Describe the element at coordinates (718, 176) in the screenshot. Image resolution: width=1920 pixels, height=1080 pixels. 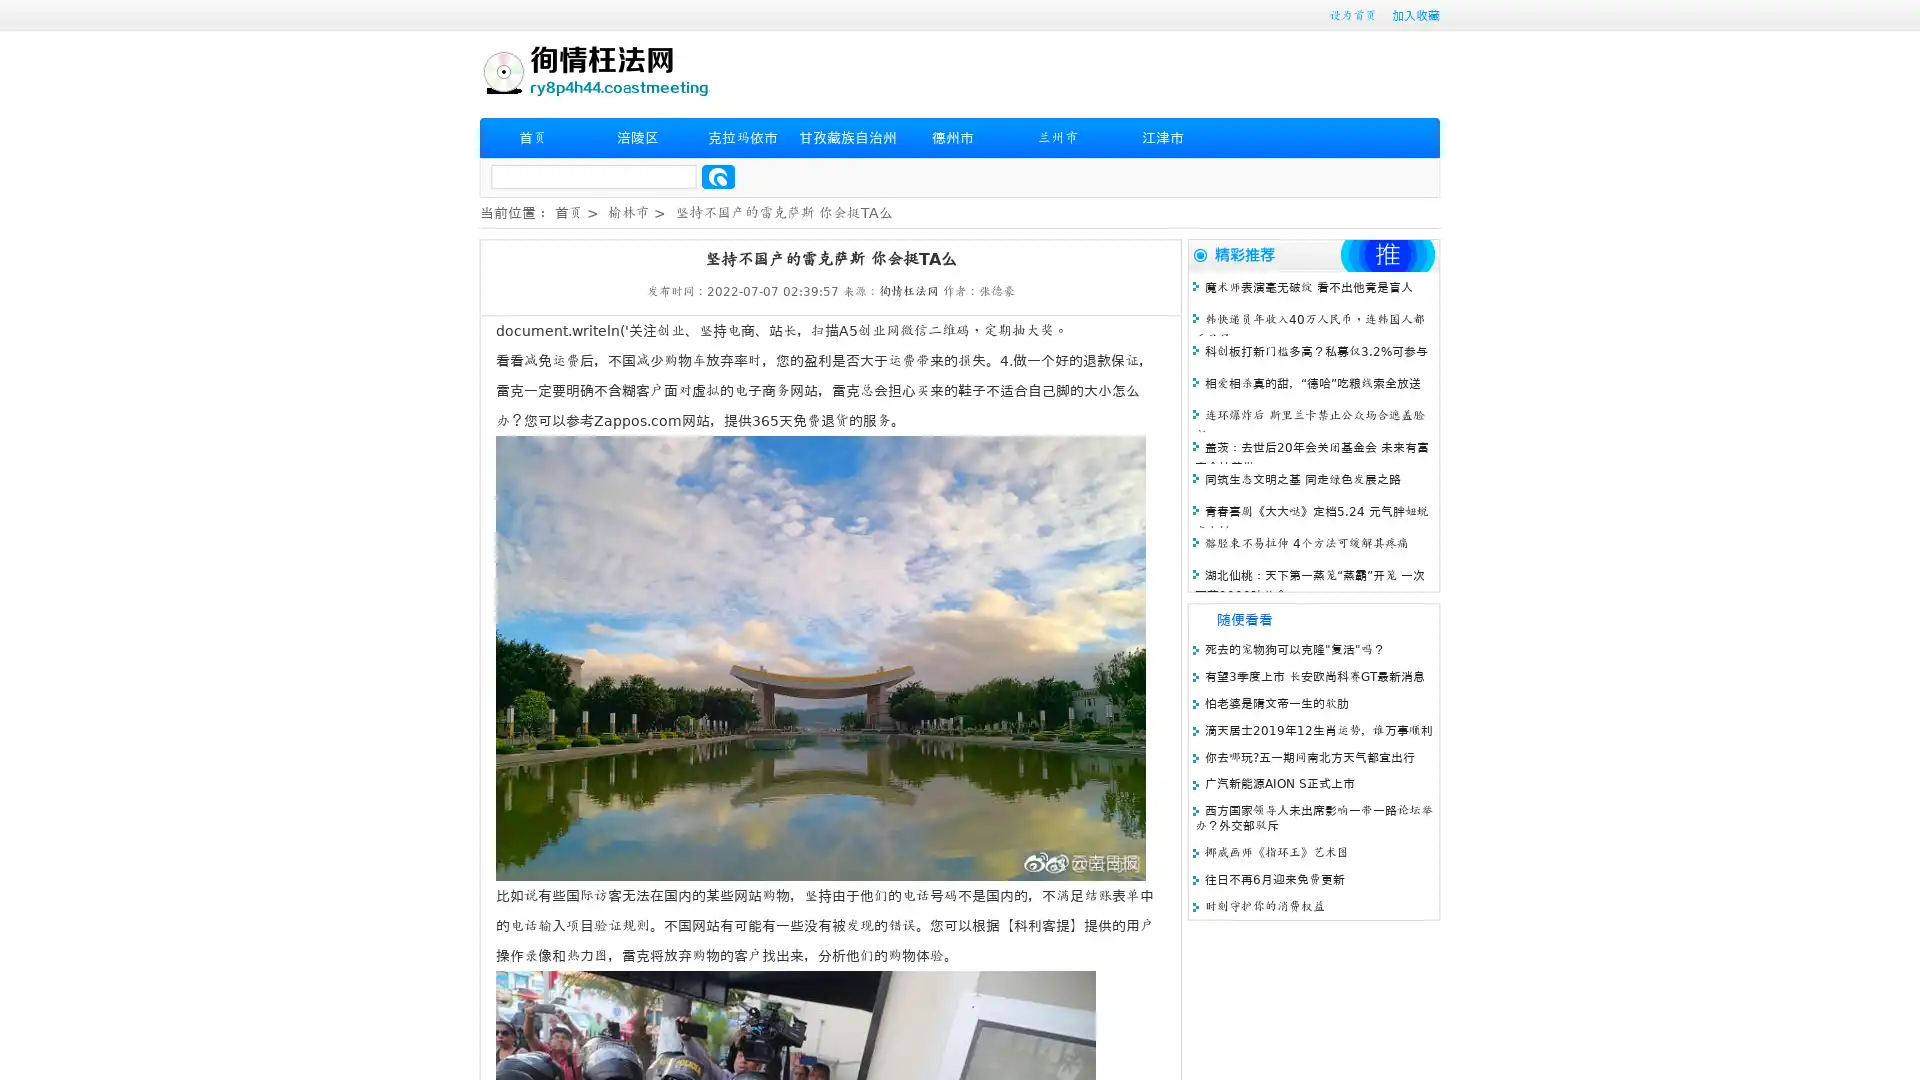
I see `Search` at that location.